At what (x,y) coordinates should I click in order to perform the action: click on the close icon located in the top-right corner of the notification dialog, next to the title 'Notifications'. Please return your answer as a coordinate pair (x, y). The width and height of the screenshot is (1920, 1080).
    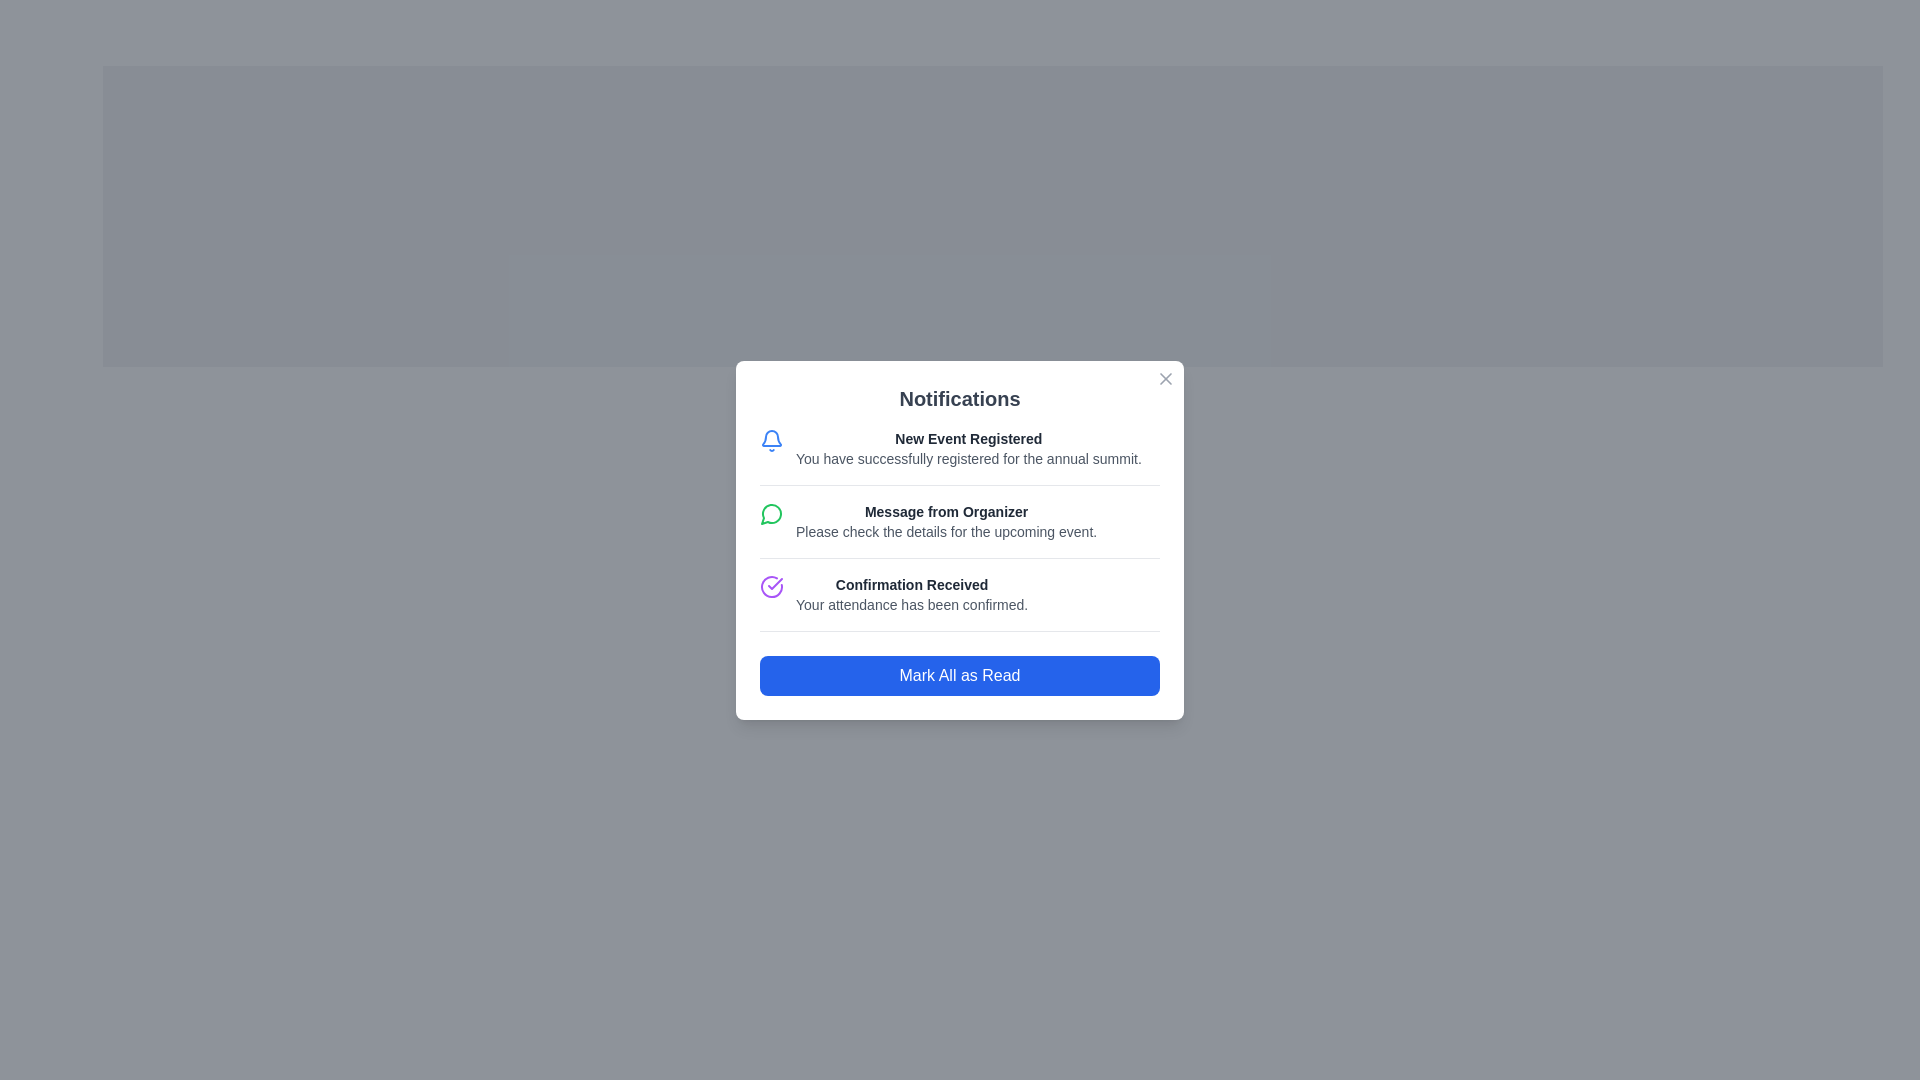
    Looking at the image, I should click on (1166, 378).